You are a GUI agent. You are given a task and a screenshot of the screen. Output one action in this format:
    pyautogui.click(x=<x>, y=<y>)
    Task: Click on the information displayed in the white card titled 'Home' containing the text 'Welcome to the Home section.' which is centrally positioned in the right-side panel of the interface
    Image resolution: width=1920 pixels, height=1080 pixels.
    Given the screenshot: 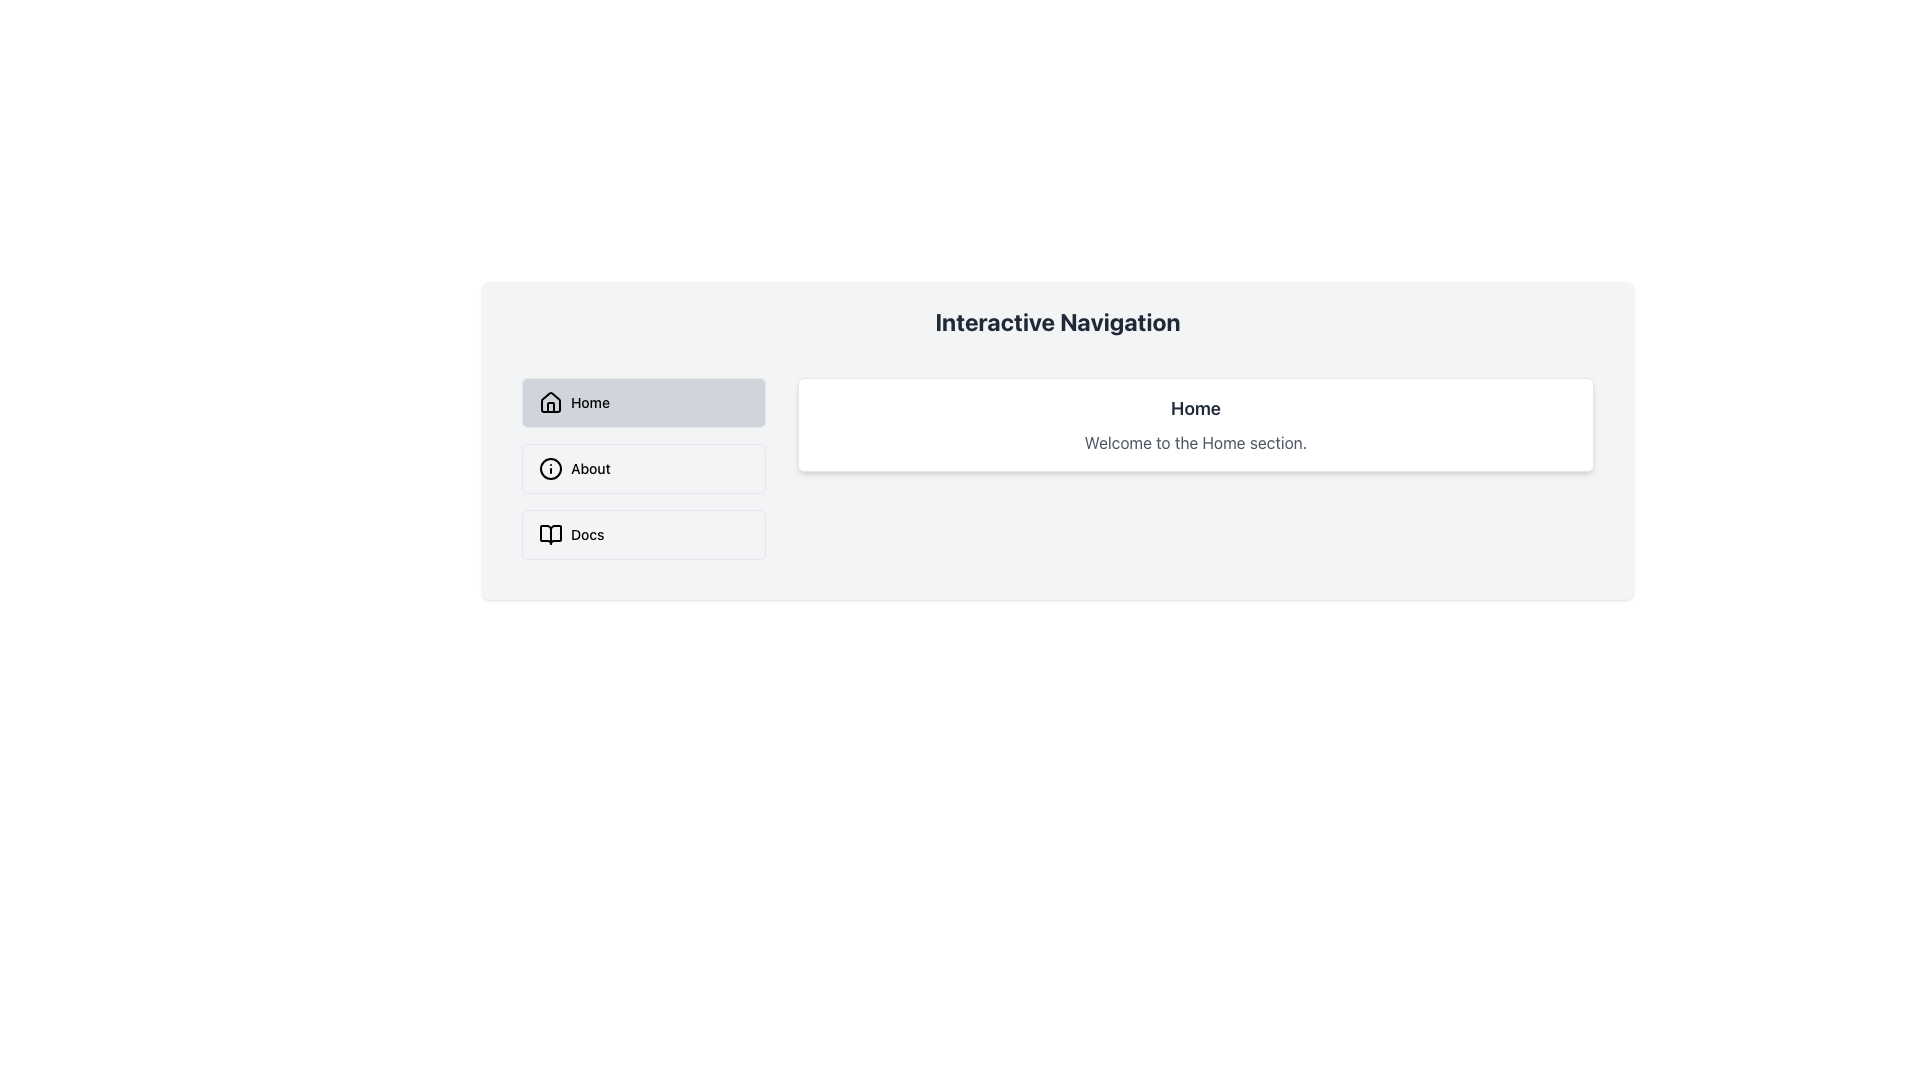 What is the action you would take?
    pyautogui.click(x=1195, y=469)
    